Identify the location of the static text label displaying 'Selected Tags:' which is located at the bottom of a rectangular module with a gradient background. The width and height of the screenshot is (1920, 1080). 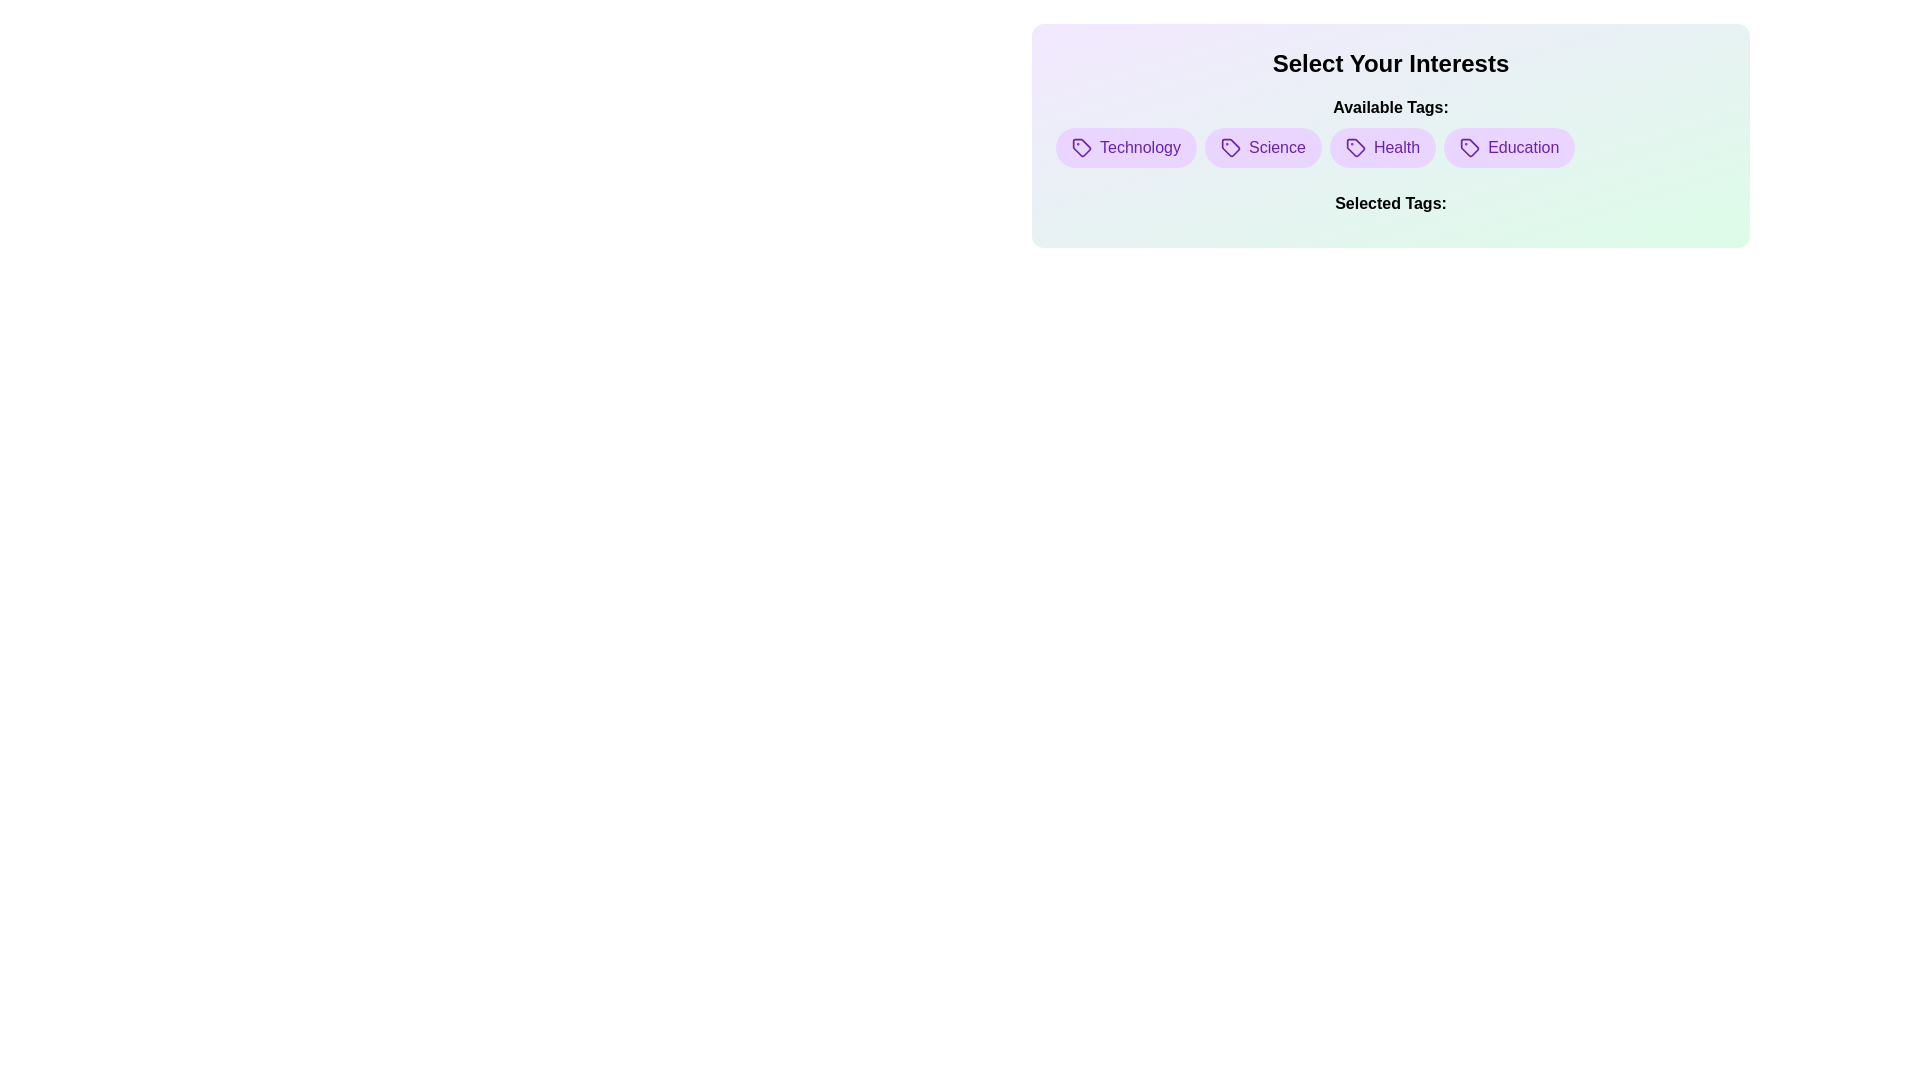
(1390, 208).